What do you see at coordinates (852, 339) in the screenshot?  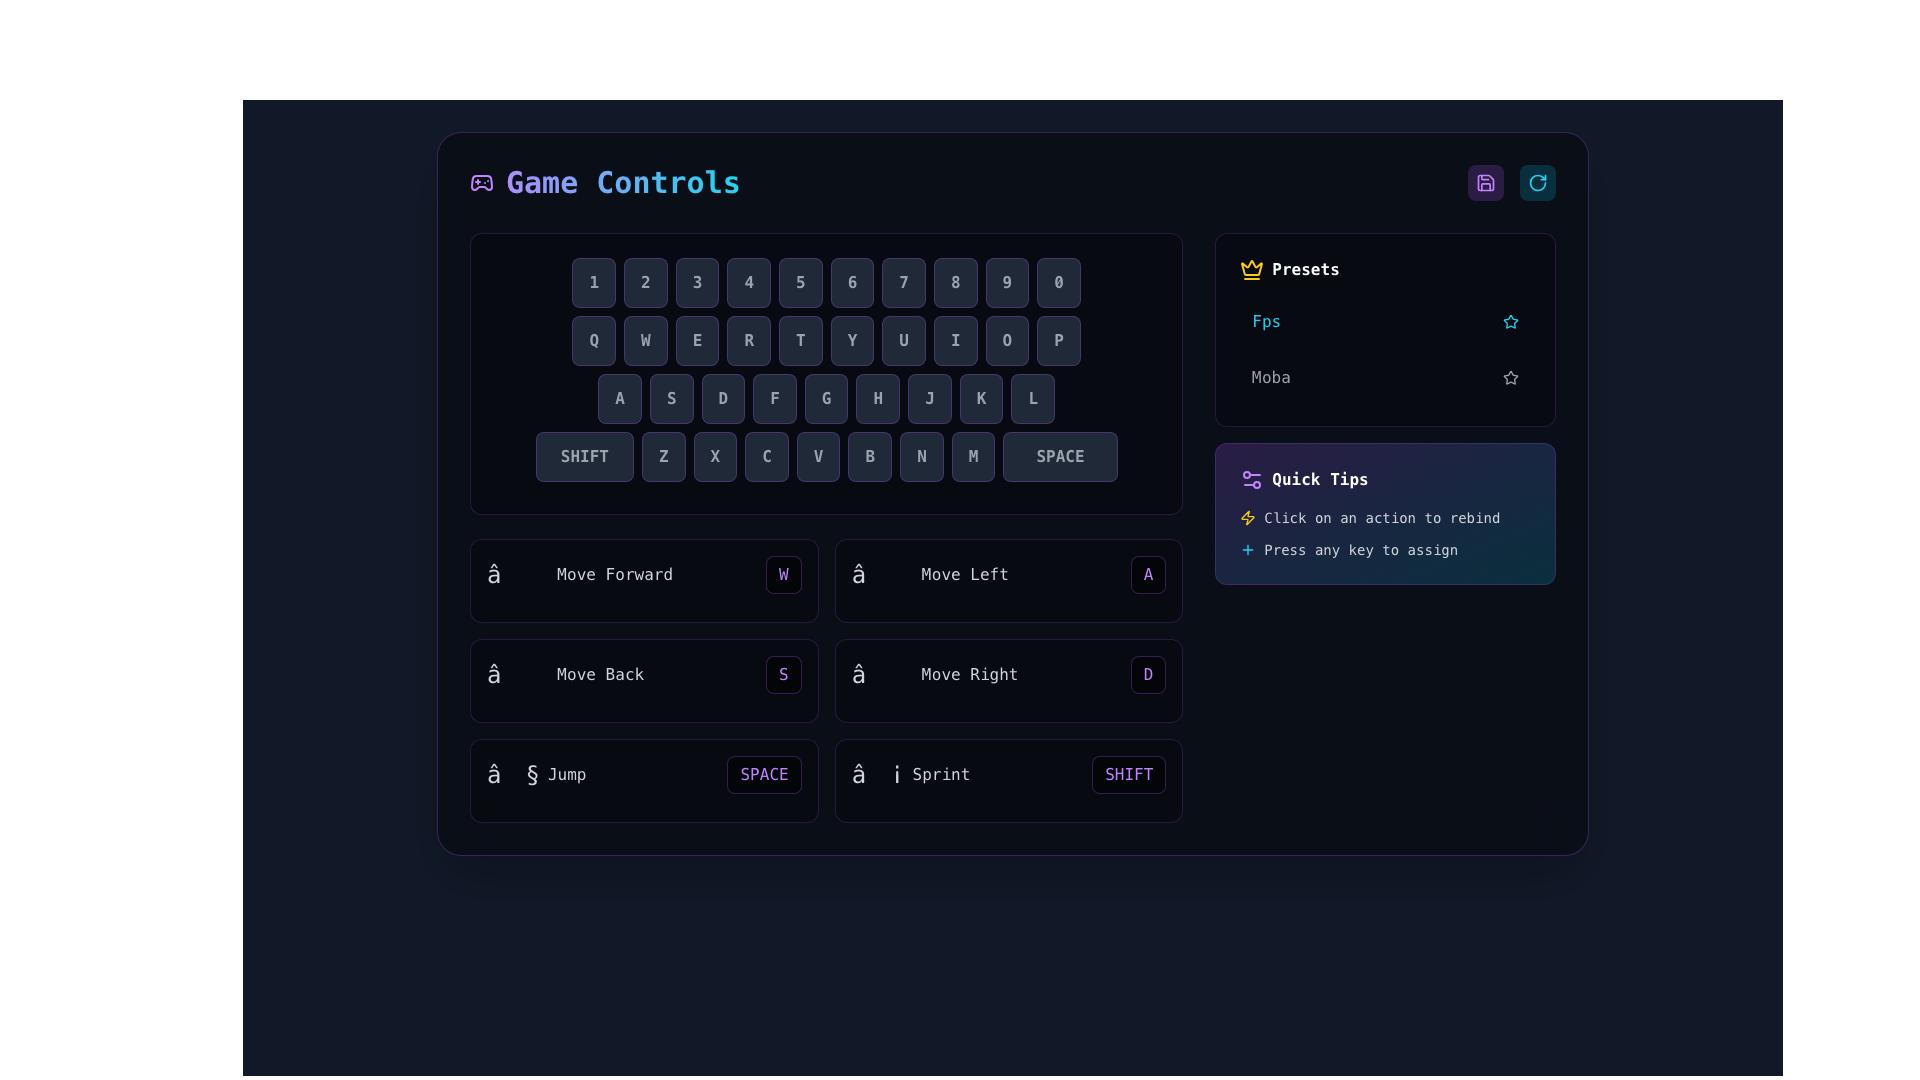 I see `the button with a dark gray background and light gray text displaying 'Y', which is the 6th button in a horizontal row of buttons labeled 'QWERTYUIOP'` at bounding box center [852, 339].